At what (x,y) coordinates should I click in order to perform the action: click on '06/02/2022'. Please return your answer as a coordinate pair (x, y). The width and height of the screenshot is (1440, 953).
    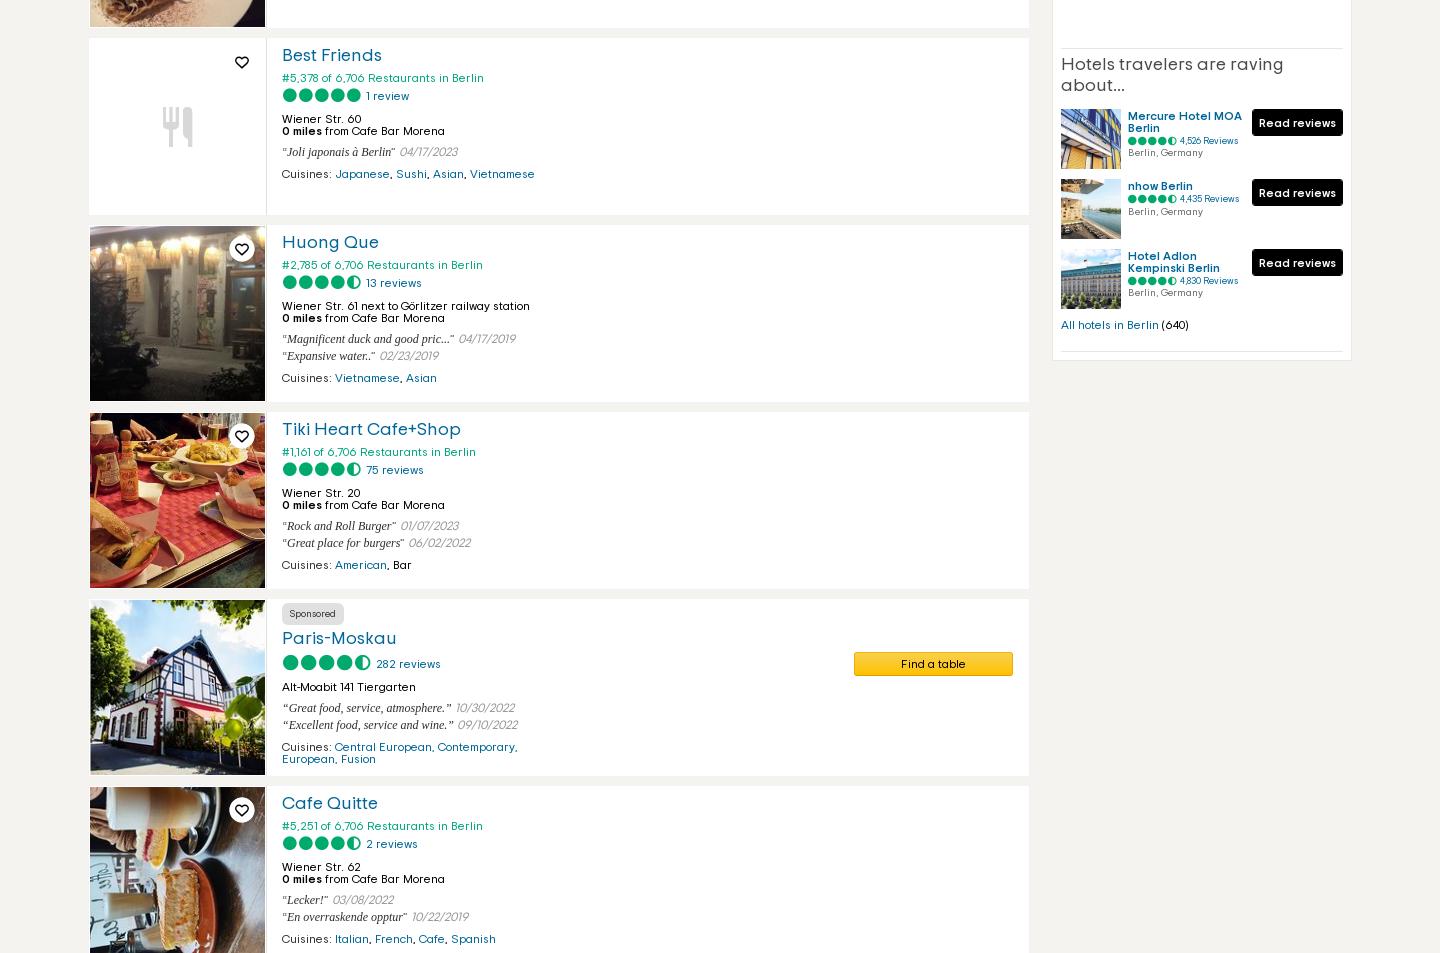
    Looking at the image, I should click on (406, 543).